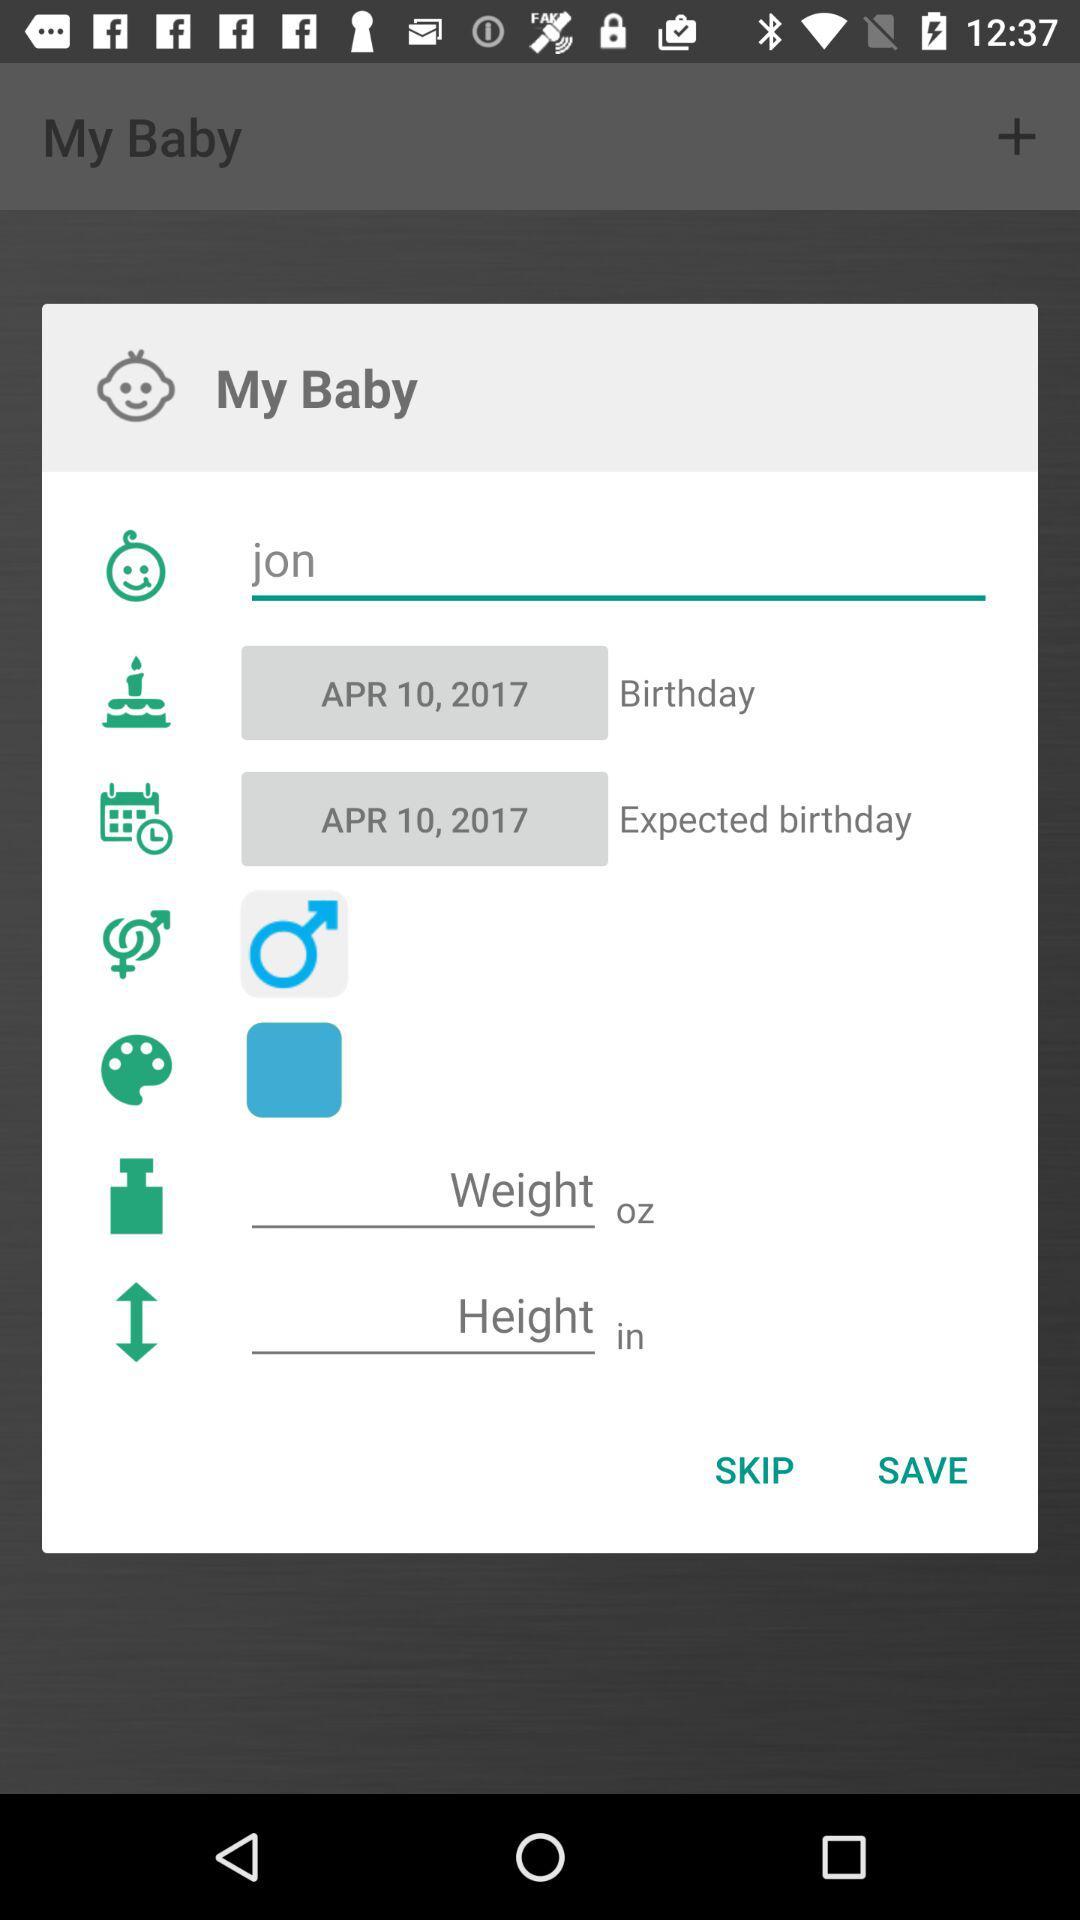 Image resolution: width=1080 pixels, height=1920 pixels. What do you see at coordinates (293, 1069) in the screenshot?
I see `color blue` at bounding box center [293, 1069].